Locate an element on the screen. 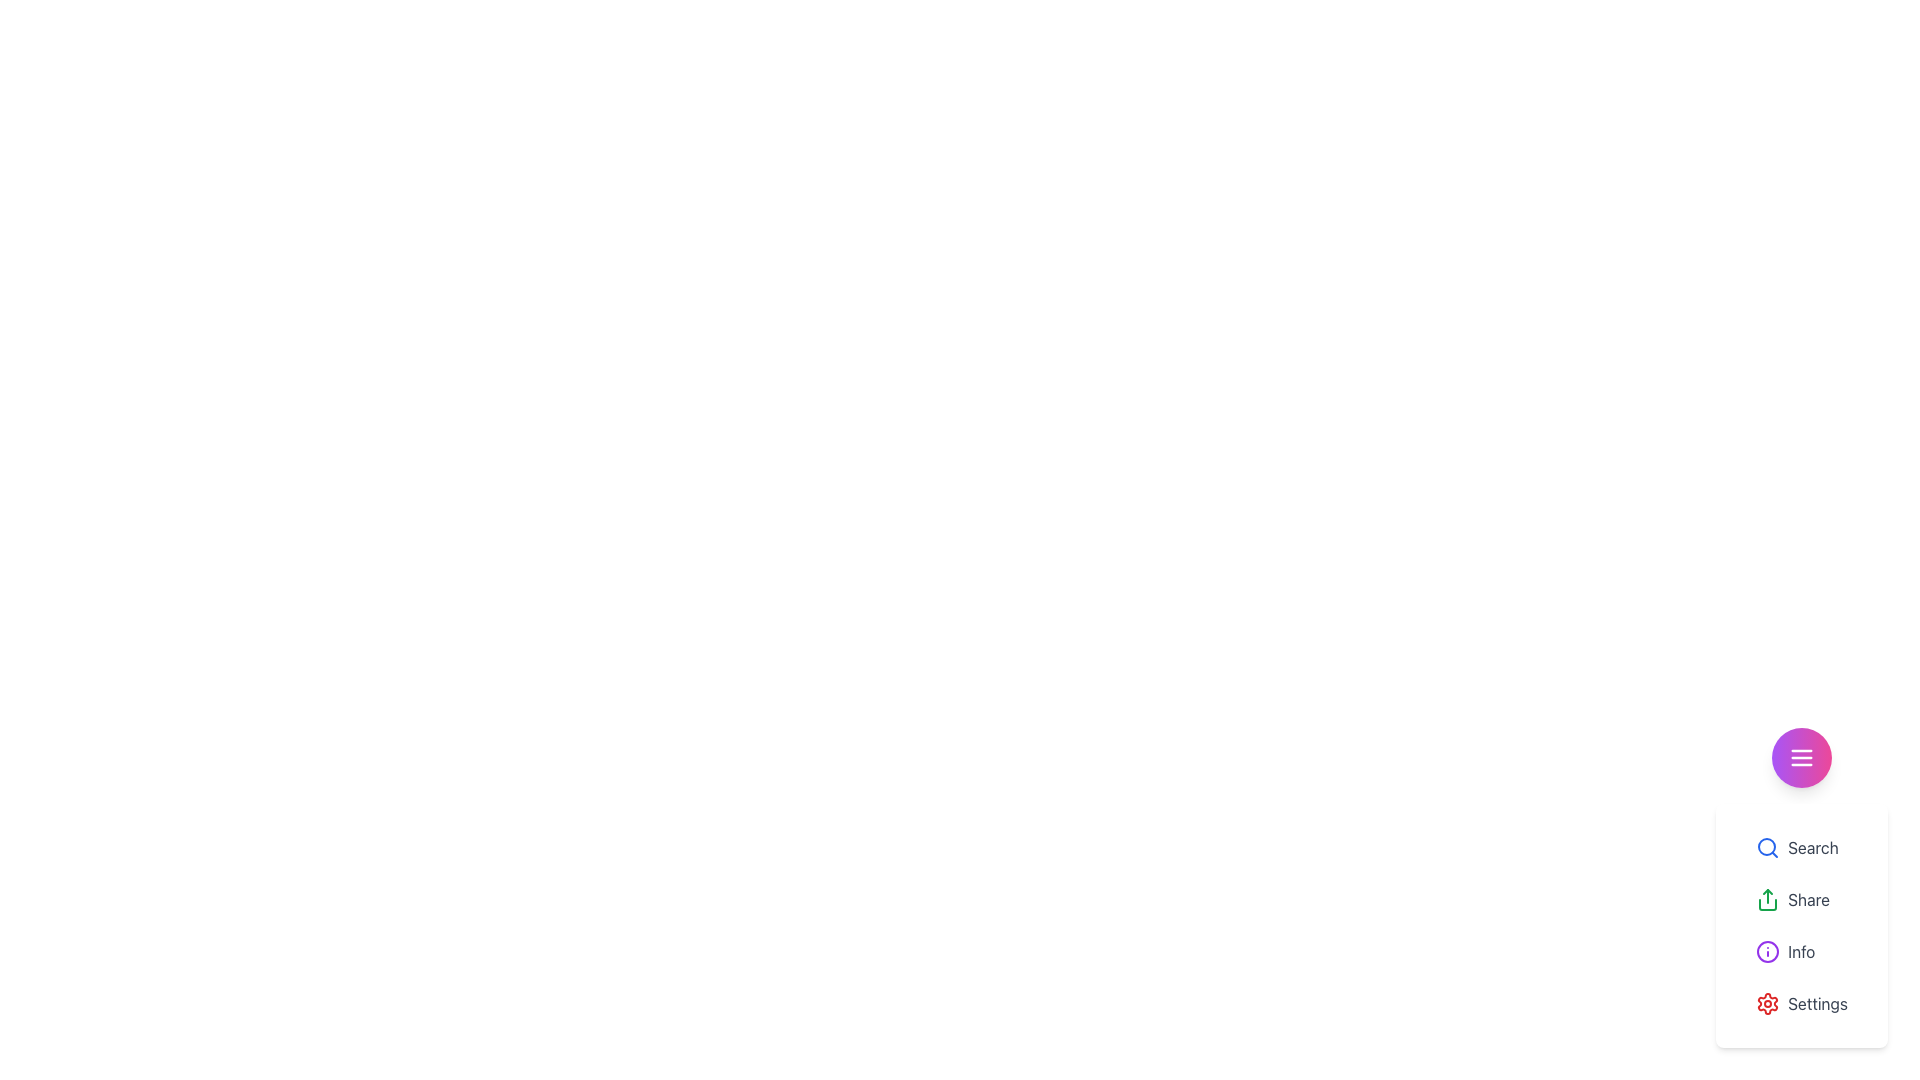 Image resolution: width=1920 pixels, height=1080 pixels. the informational indicator icon located to the left of the 'Info' label in the dropdown menu, which is the third option from the top is located at coordinates (1768, 951).